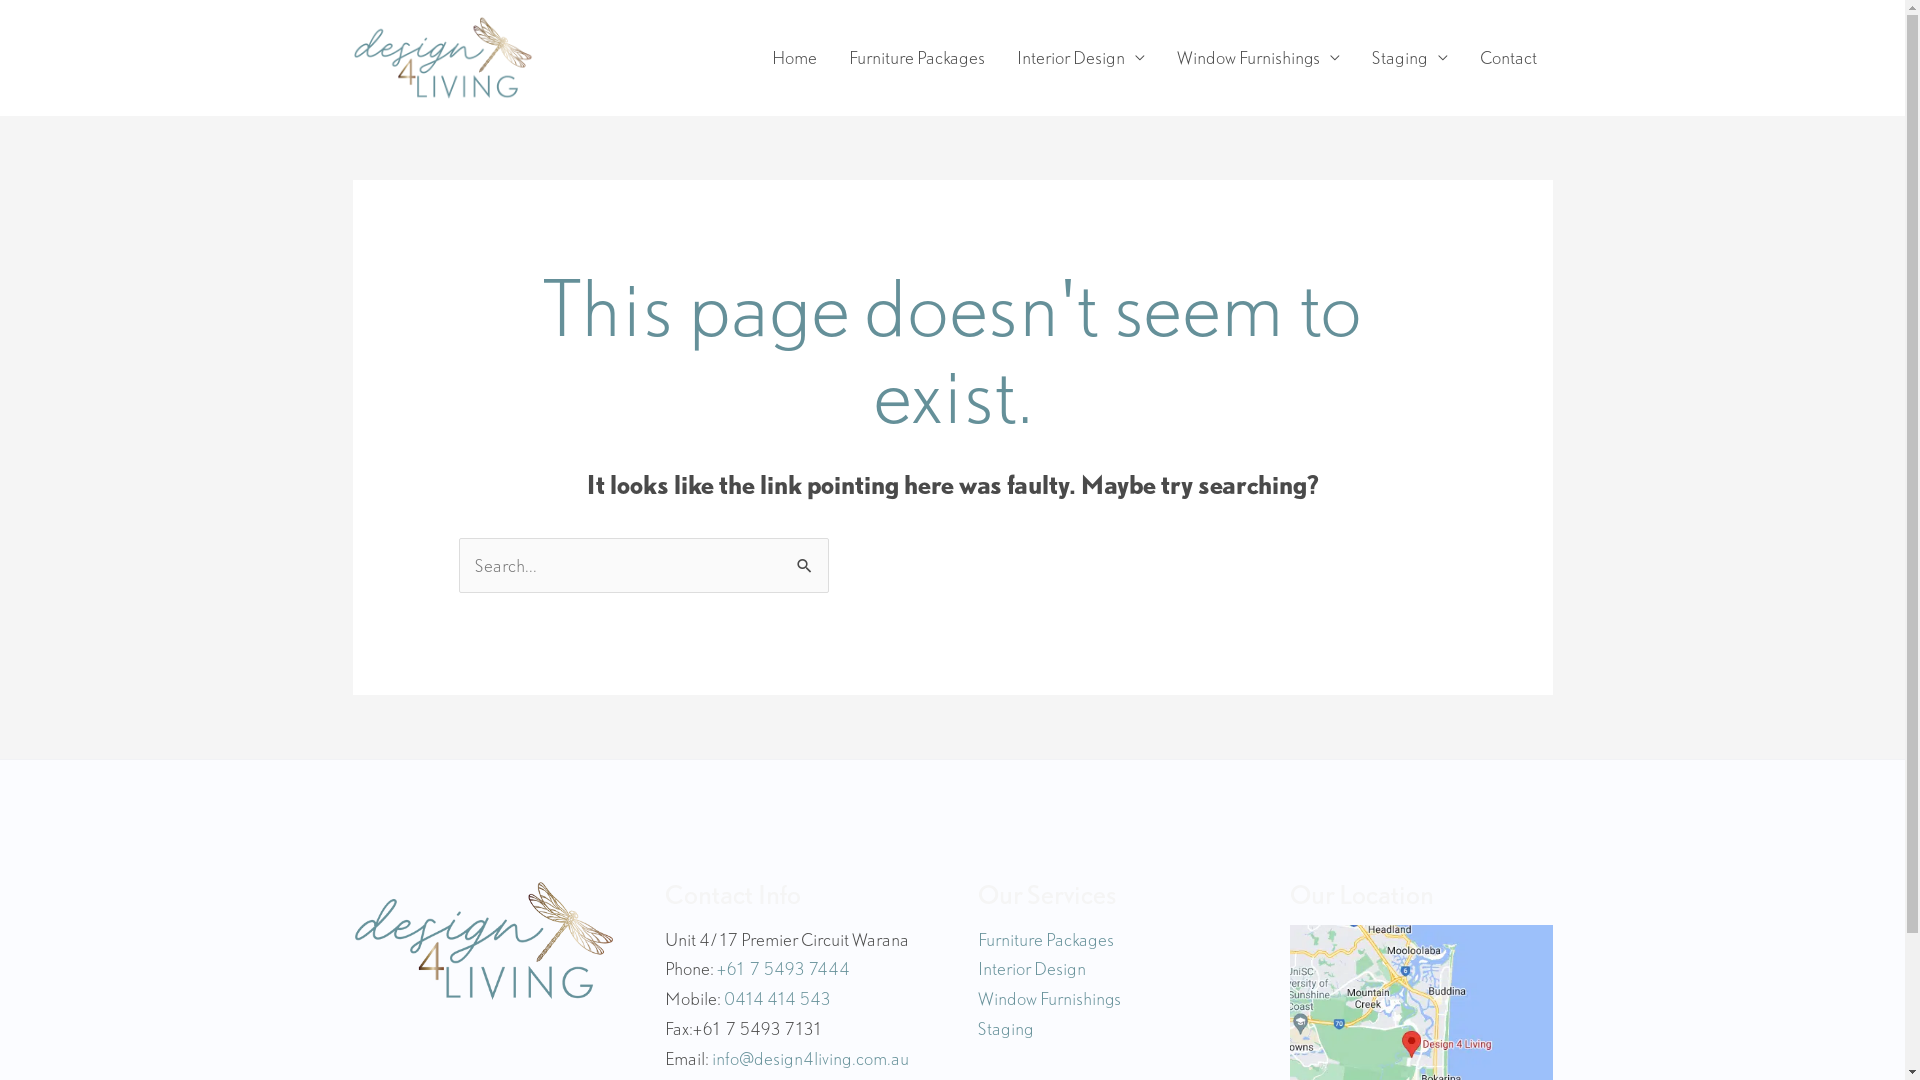  I want to click on 'Staging', so click(1409, 56).